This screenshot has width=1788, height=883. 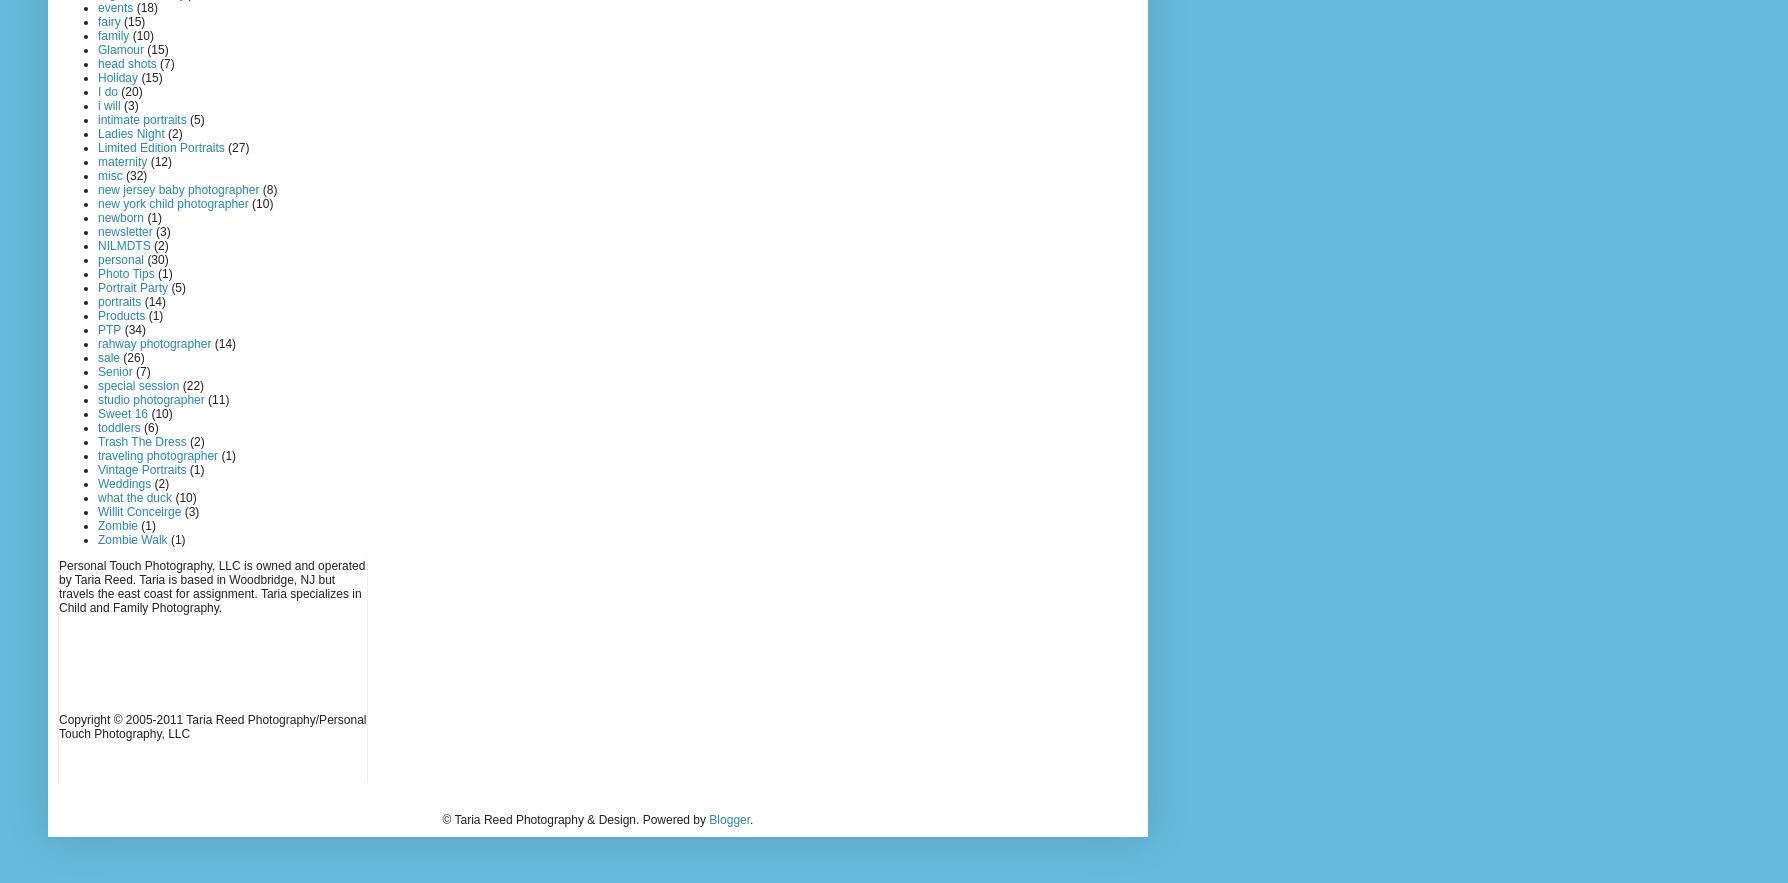 What do you see at coordinates (121, 48) in the screenshot?
I see `'Glamour'` at bounding box center [121, 48].